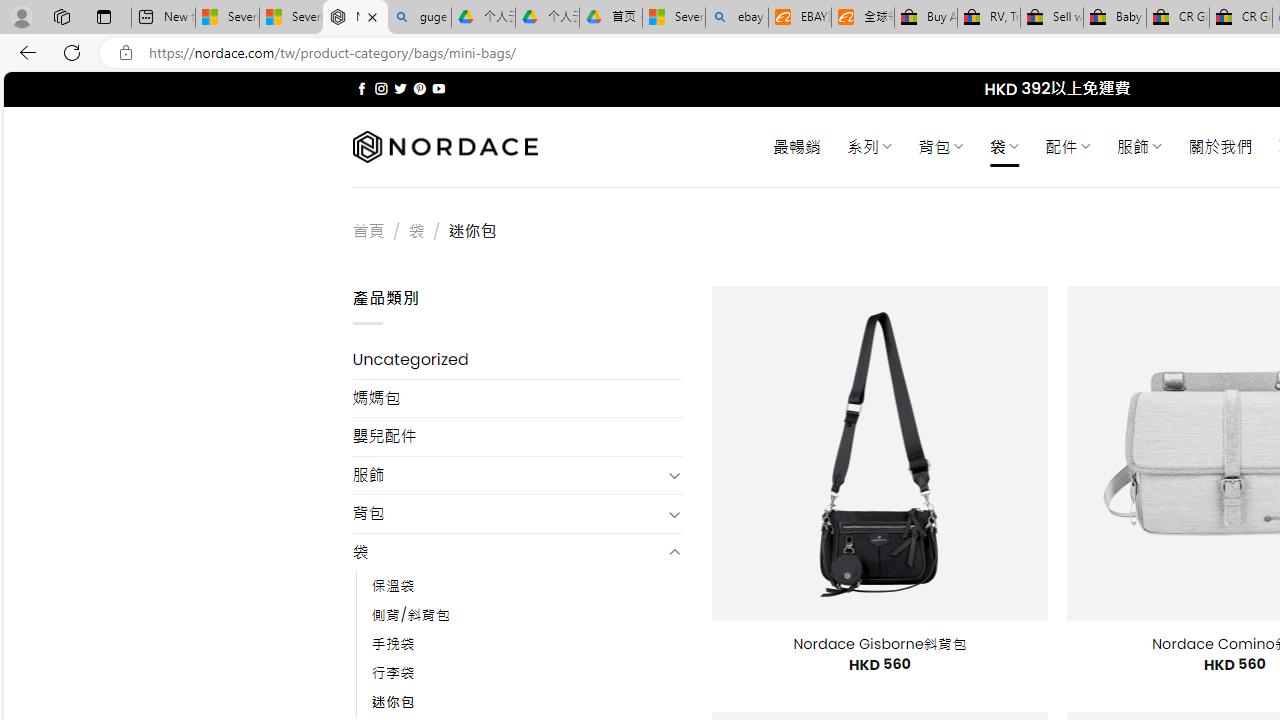 The width and height of the screenshot is (1280, 720). What do you see at coordinates (988, 17) in the screenshot?
I see `'RV, Trailer & Camper Steps & Ladders for sale | eBay'` at bounding box center [988, 17].